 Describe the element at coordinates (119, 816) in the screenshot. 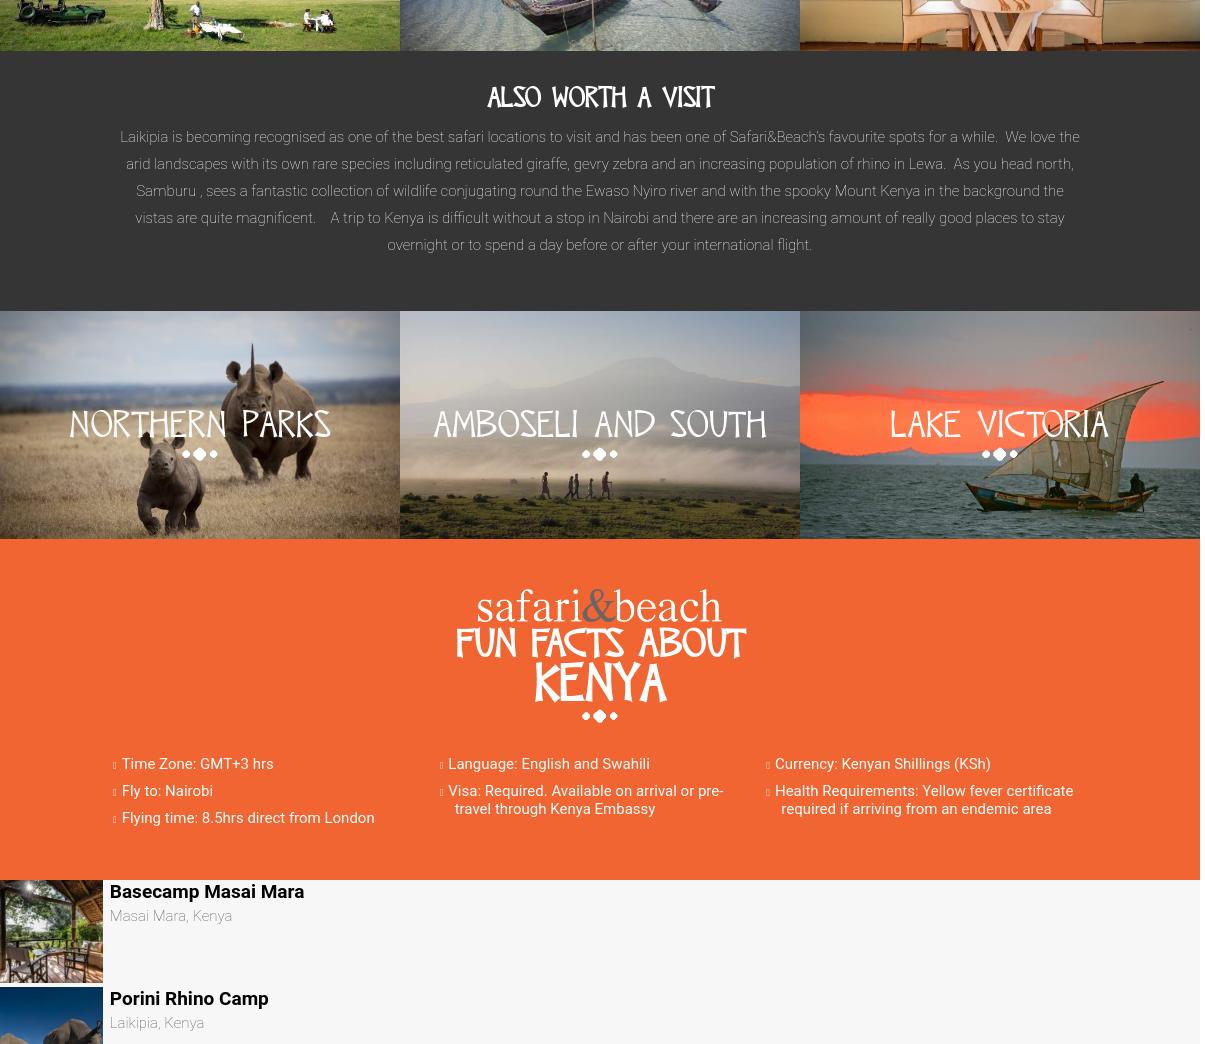

I see `'Flying time: 8.5hrs direct from London'` at that location.